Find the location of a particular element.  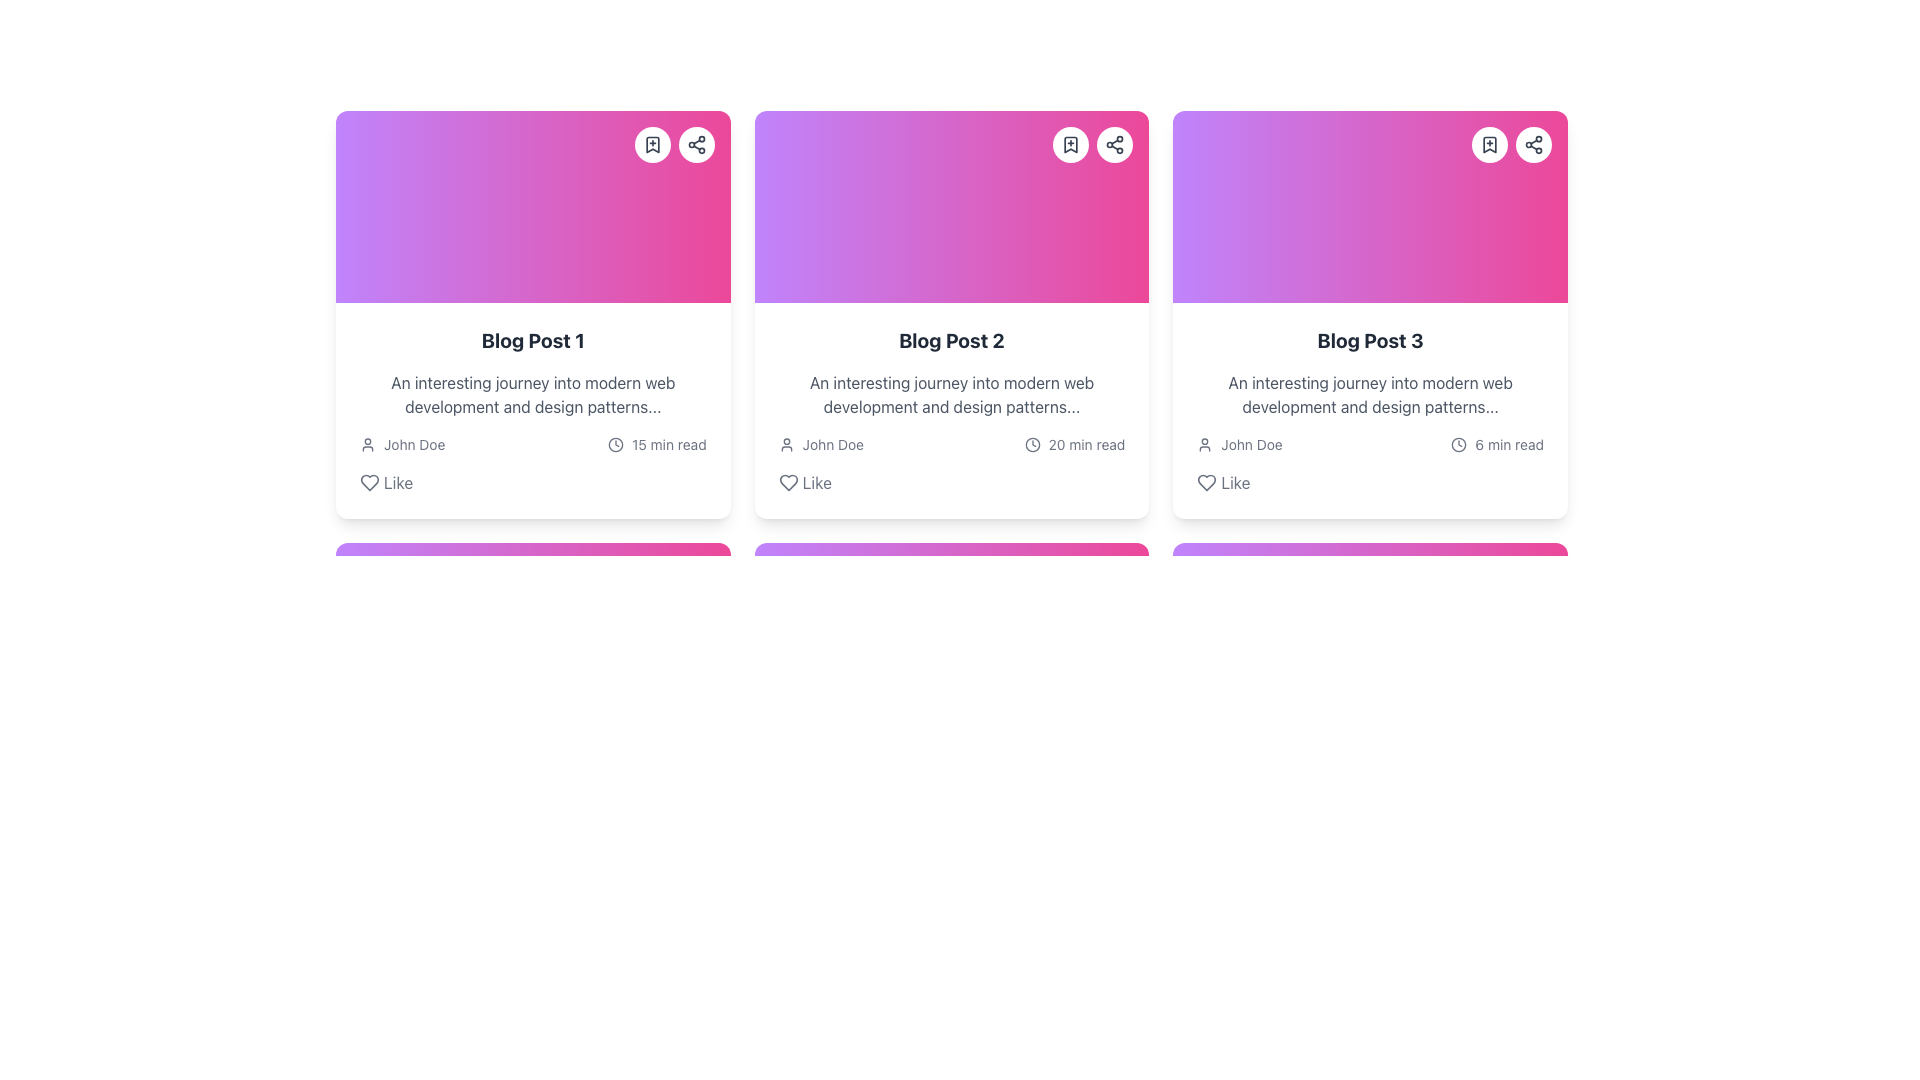

the 'Like' text label located to the right of the heart icon in the lower section of the third blog post card is located at coordinates (1234, 482).